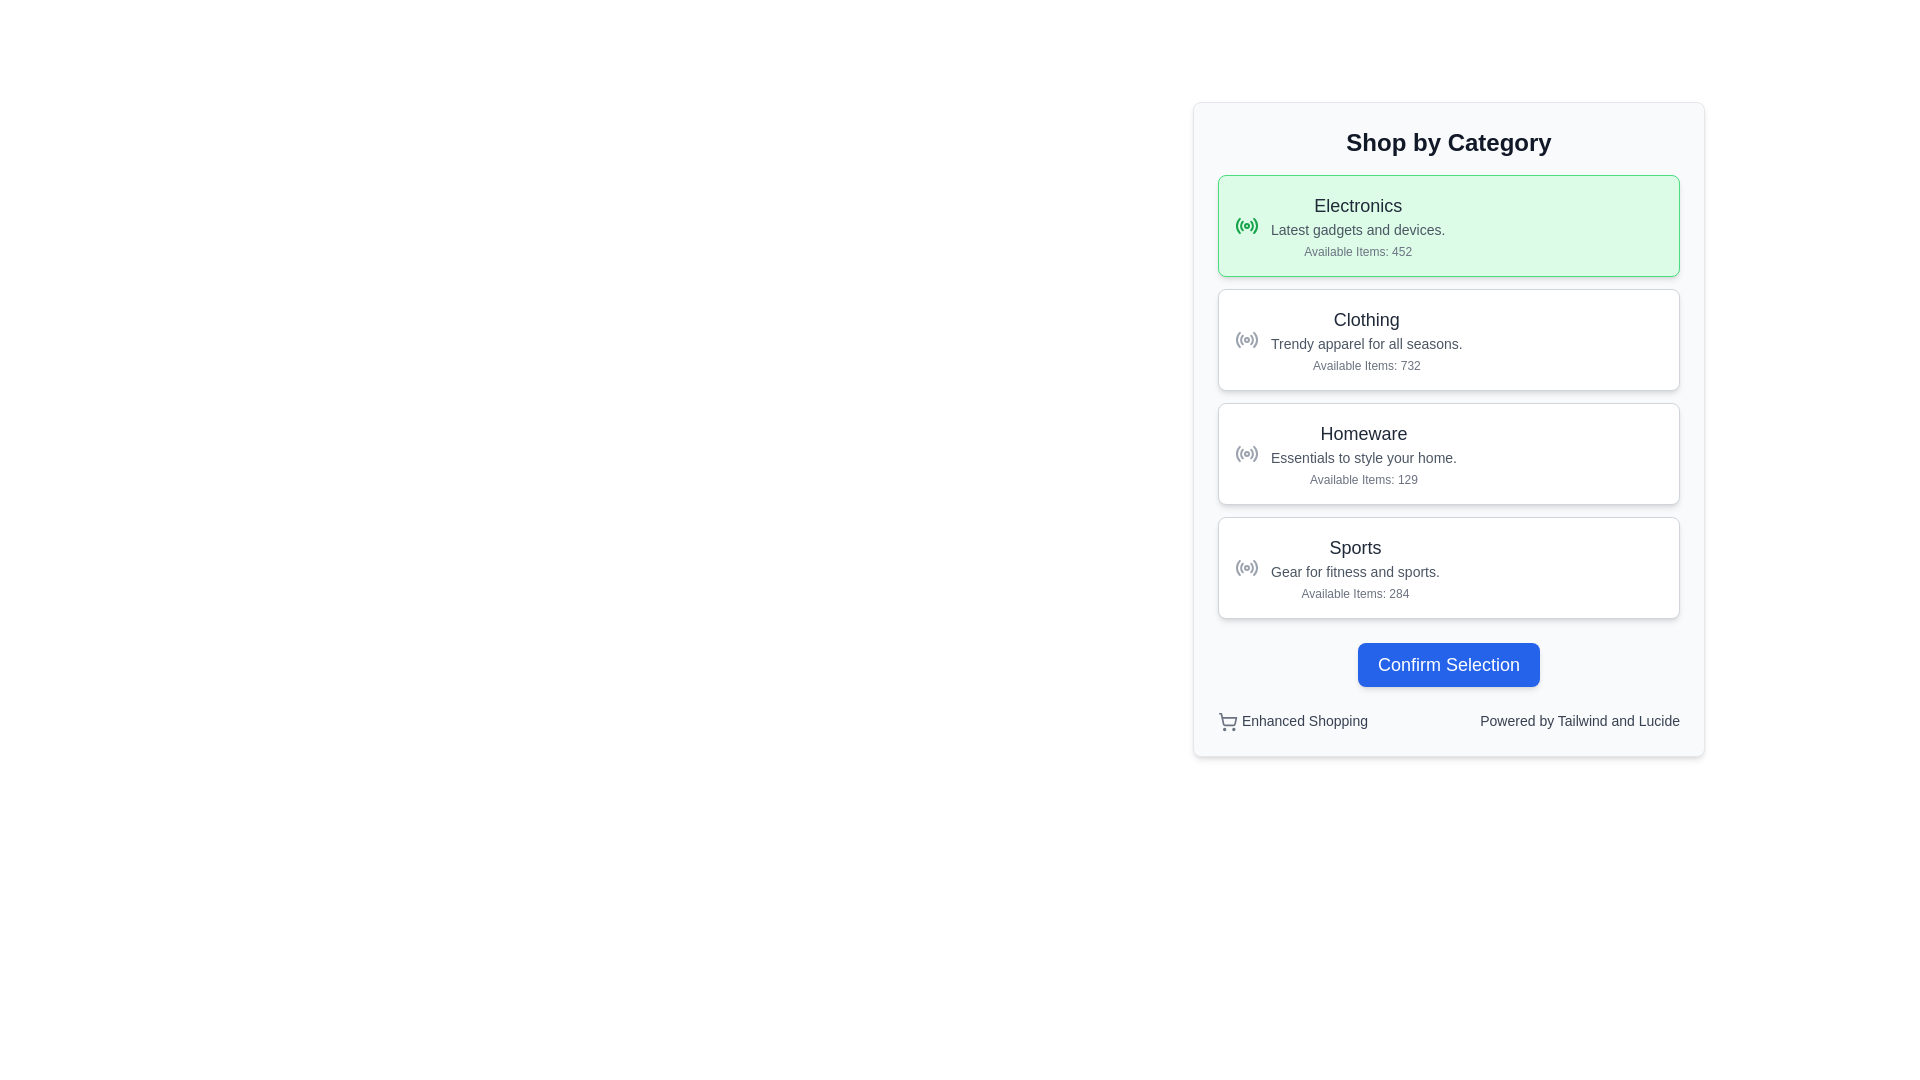 The image size is (1920, 1080). What do you see at coordinates (1358, 229) in the screenshot?
I see `the text element that describes the 'Electronics' category, specifically the text that states 'Latest gadgets and devices.'` at bounding box center [1358, 229].